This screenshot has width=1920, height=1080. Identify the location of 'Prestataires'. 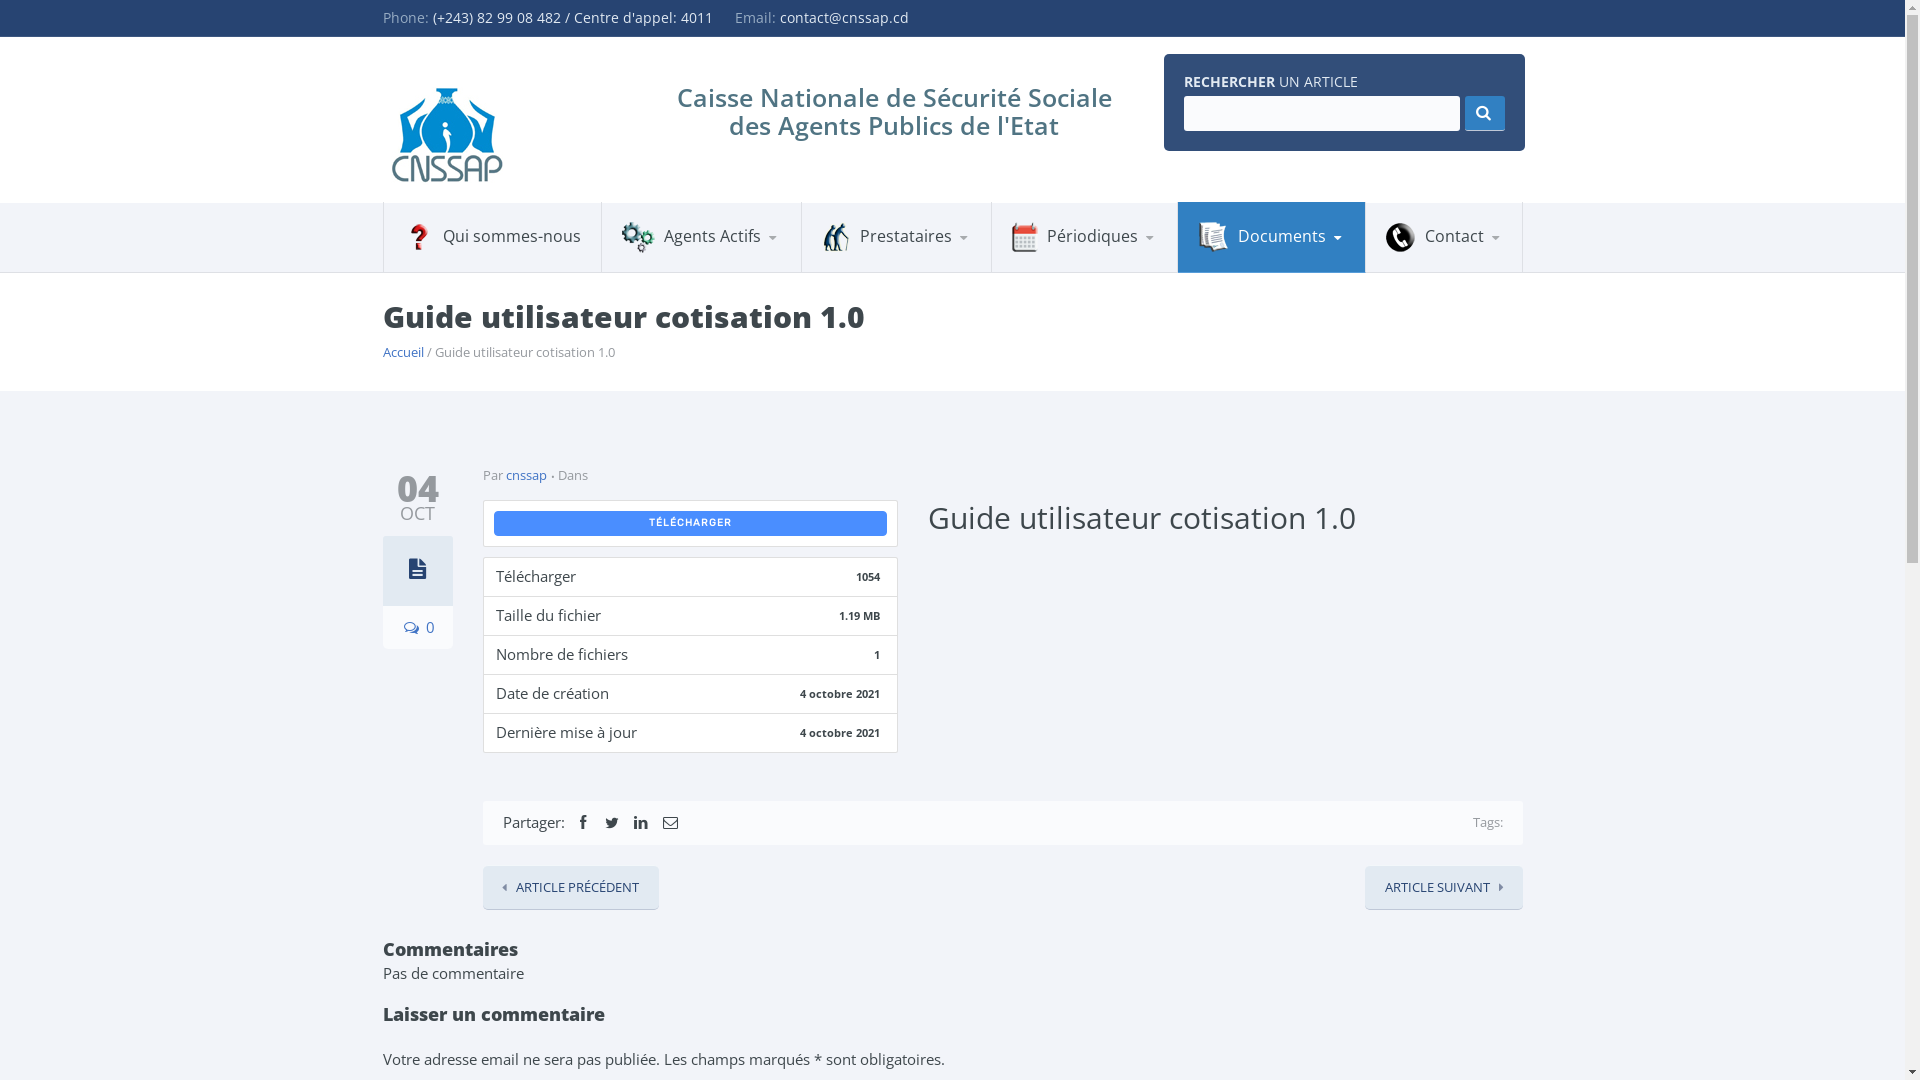
(895, 235).